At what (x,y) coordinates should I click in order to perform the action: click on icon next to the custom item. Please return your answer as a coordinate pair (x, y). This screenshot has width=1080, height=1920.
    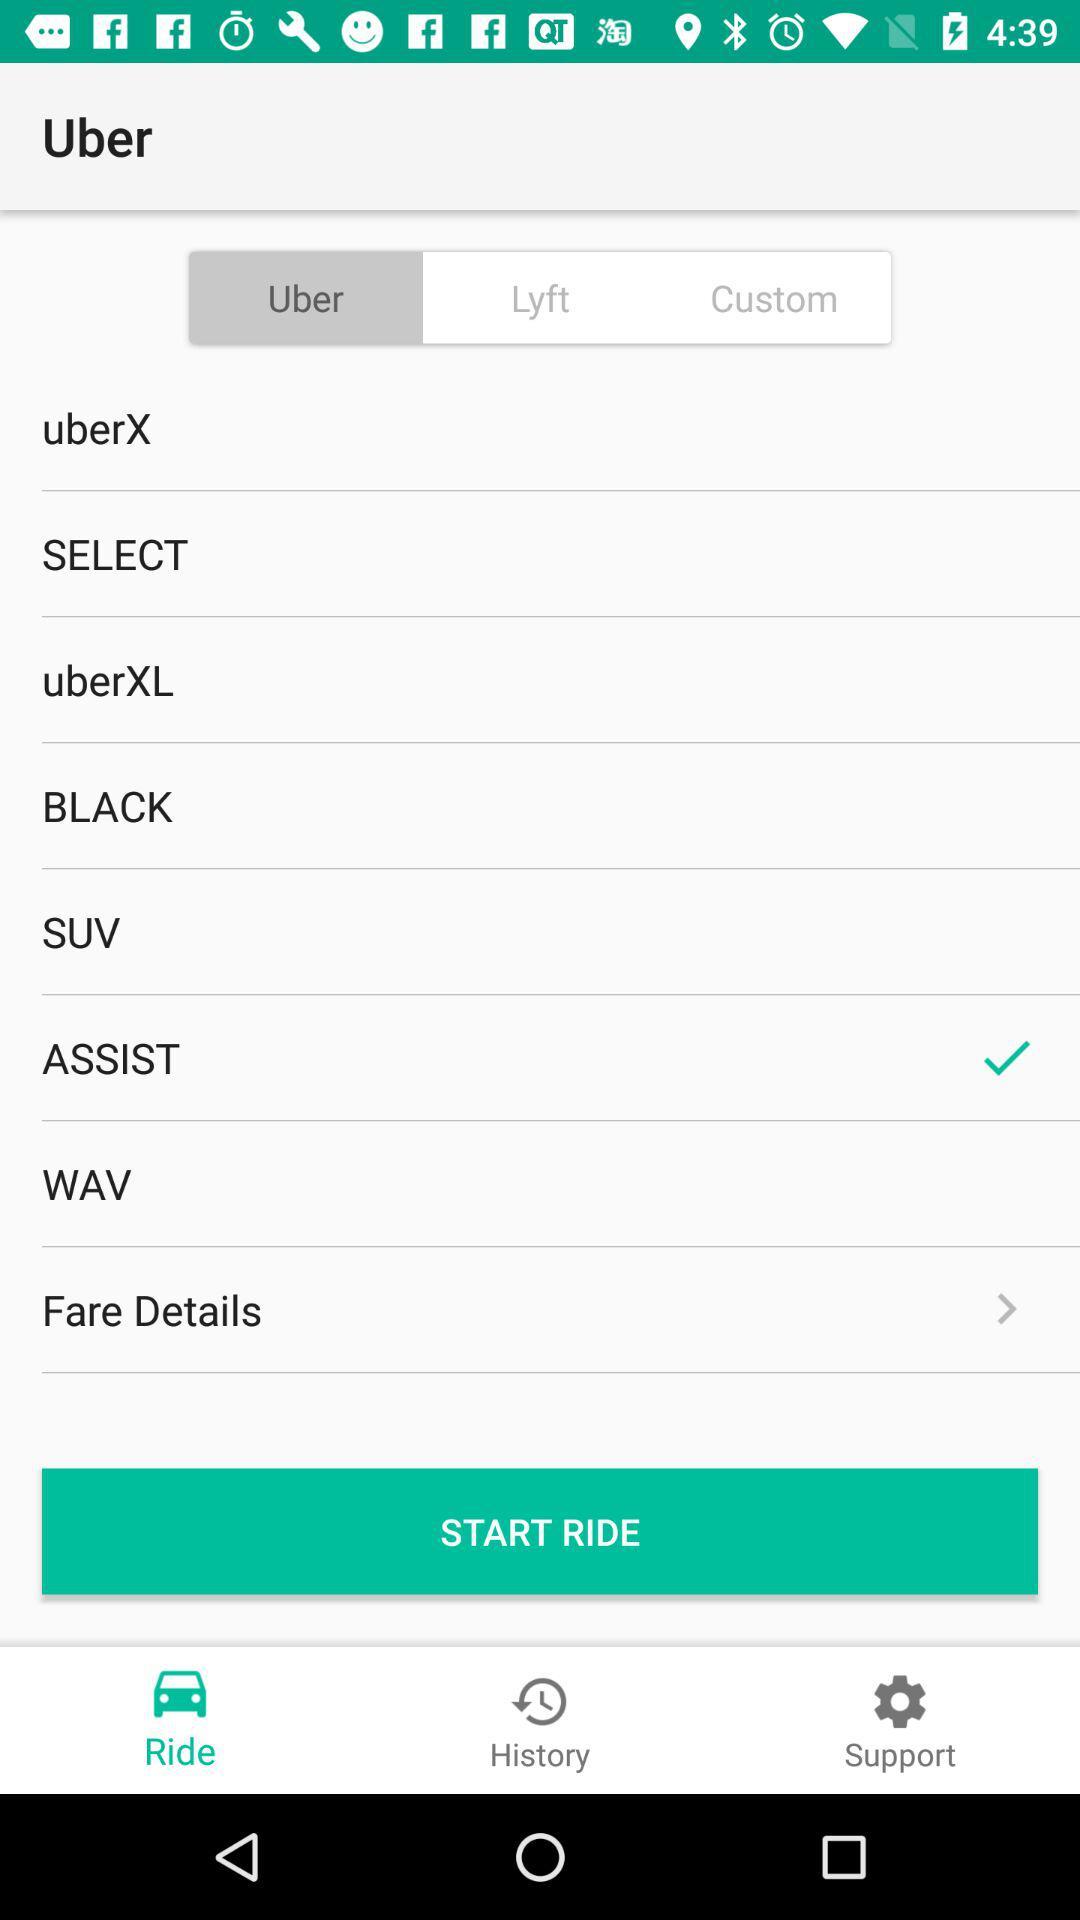
    Looking at the image, I should click on (540, 296).